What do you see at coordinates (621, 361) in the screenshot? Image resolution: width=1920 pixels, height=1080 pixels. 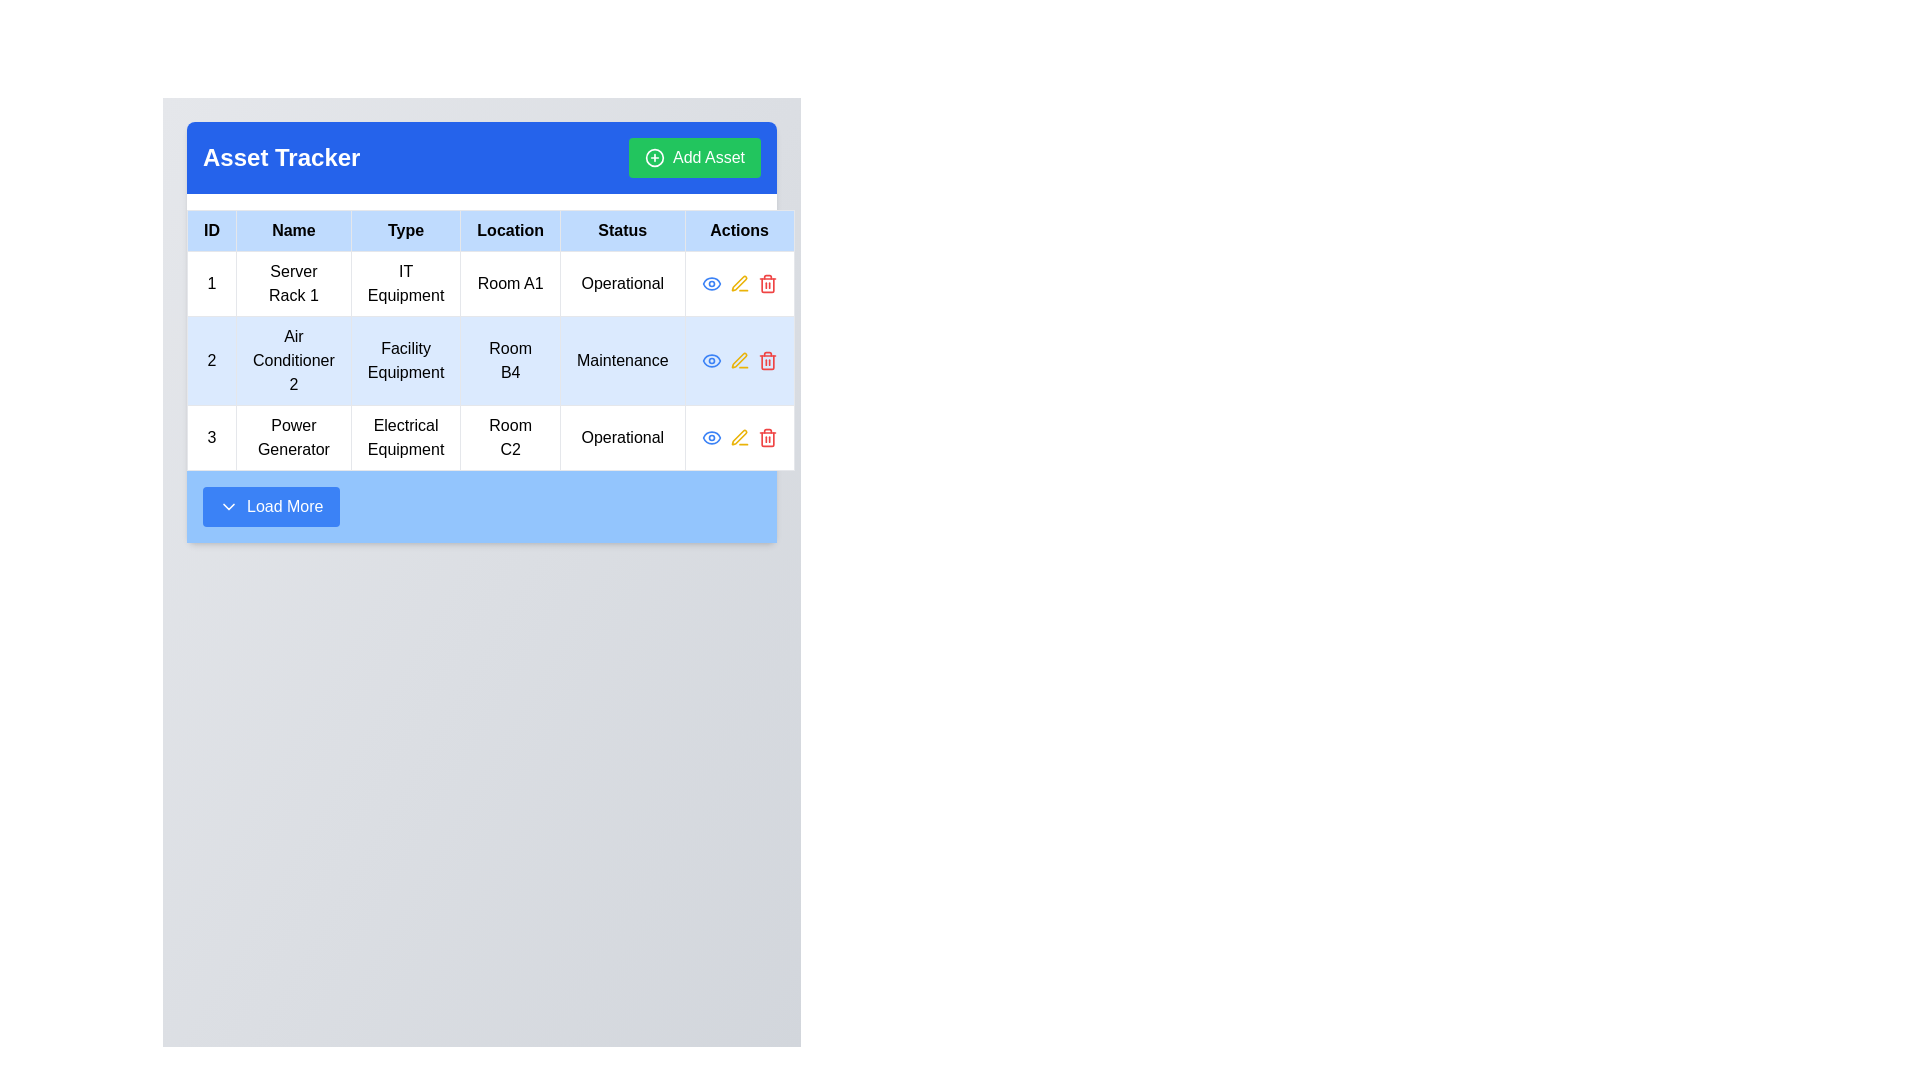 I see `the static label indicating the operational status of 'Air Conditioner 2' located in the second row of the 'Status' column` at bounding box center [621, 361].